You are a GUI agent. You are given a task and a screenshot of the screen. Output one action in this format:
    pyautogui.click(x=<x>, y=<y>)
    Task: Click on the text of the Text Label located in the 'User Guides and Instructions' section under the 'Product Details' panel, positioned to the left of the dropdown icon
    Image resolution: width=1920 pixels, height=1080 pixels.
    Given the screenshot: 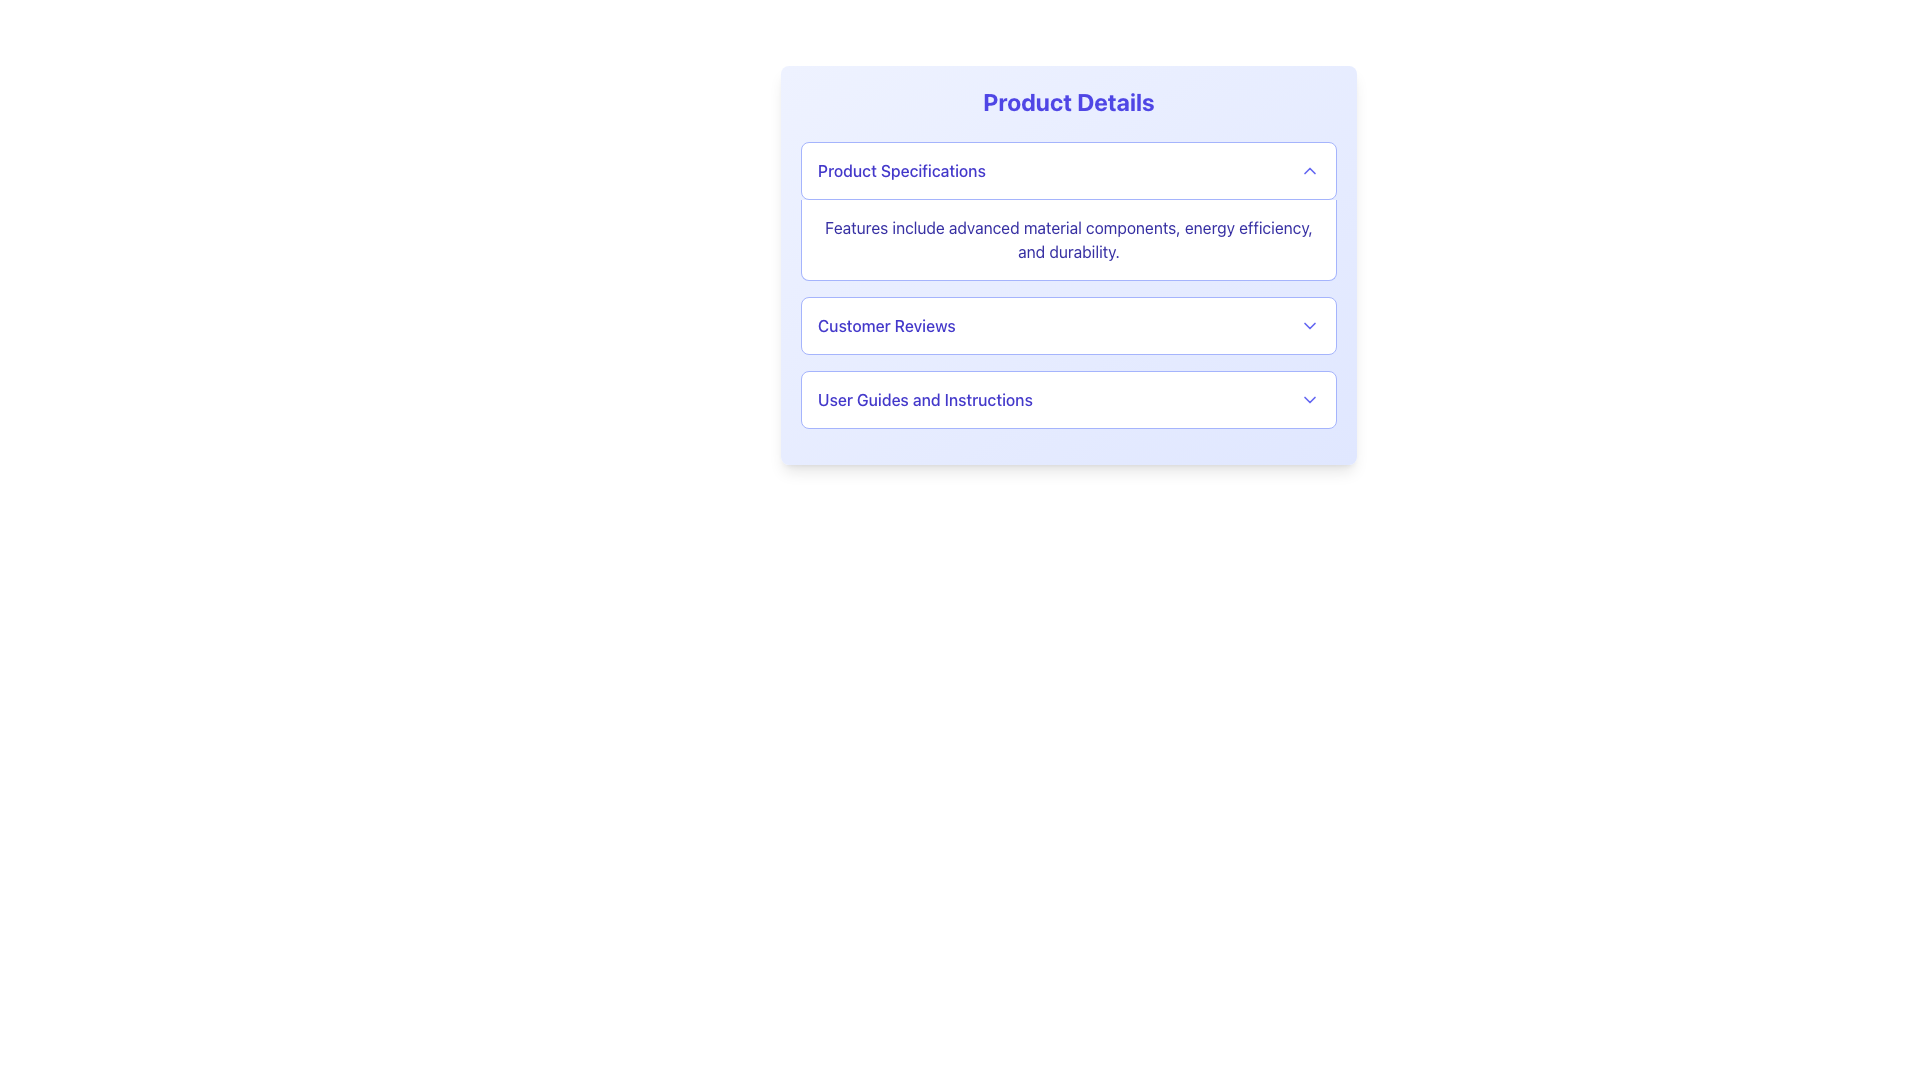 What is the action you would take?
    pyautogui.click(x=924, y=400)
    